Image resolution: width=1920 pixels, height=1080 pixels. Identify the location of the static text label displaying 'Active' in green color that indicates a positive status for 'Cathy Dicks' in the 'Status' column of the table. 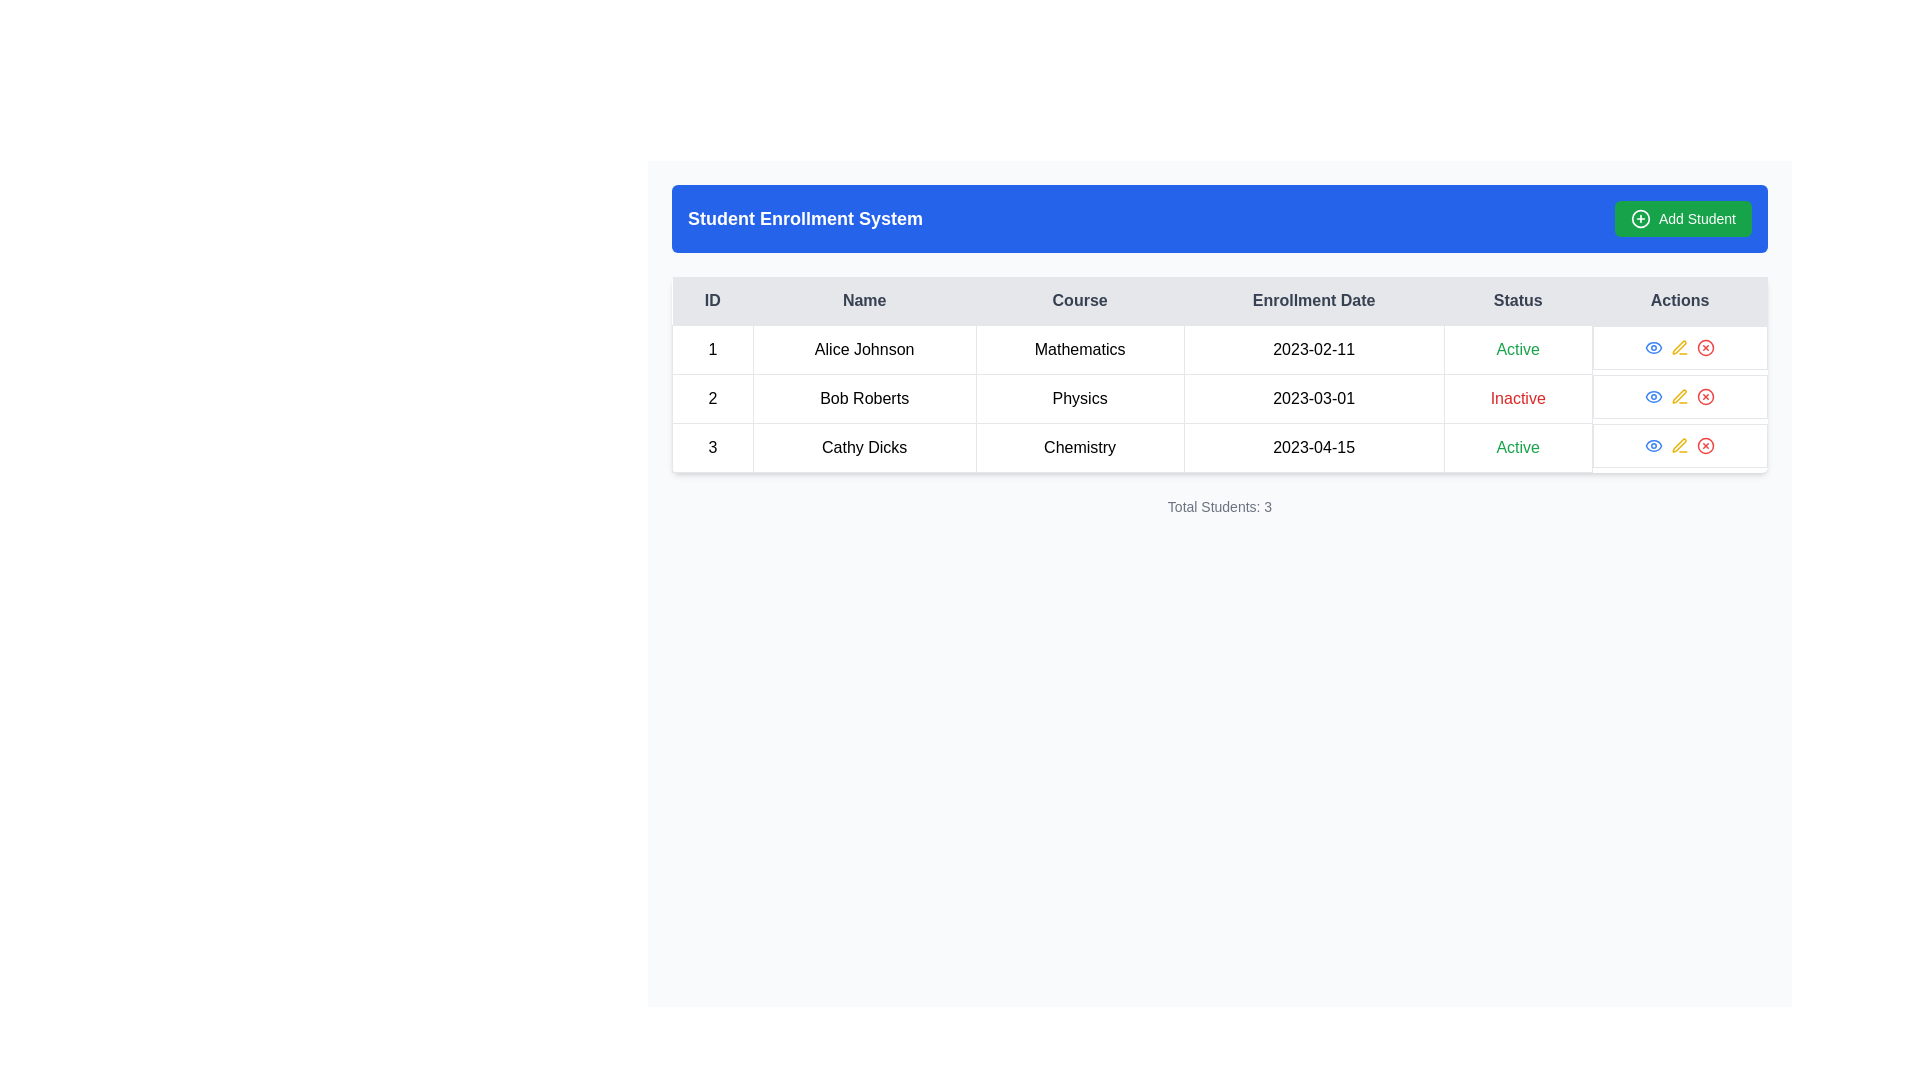
(1518, 446).